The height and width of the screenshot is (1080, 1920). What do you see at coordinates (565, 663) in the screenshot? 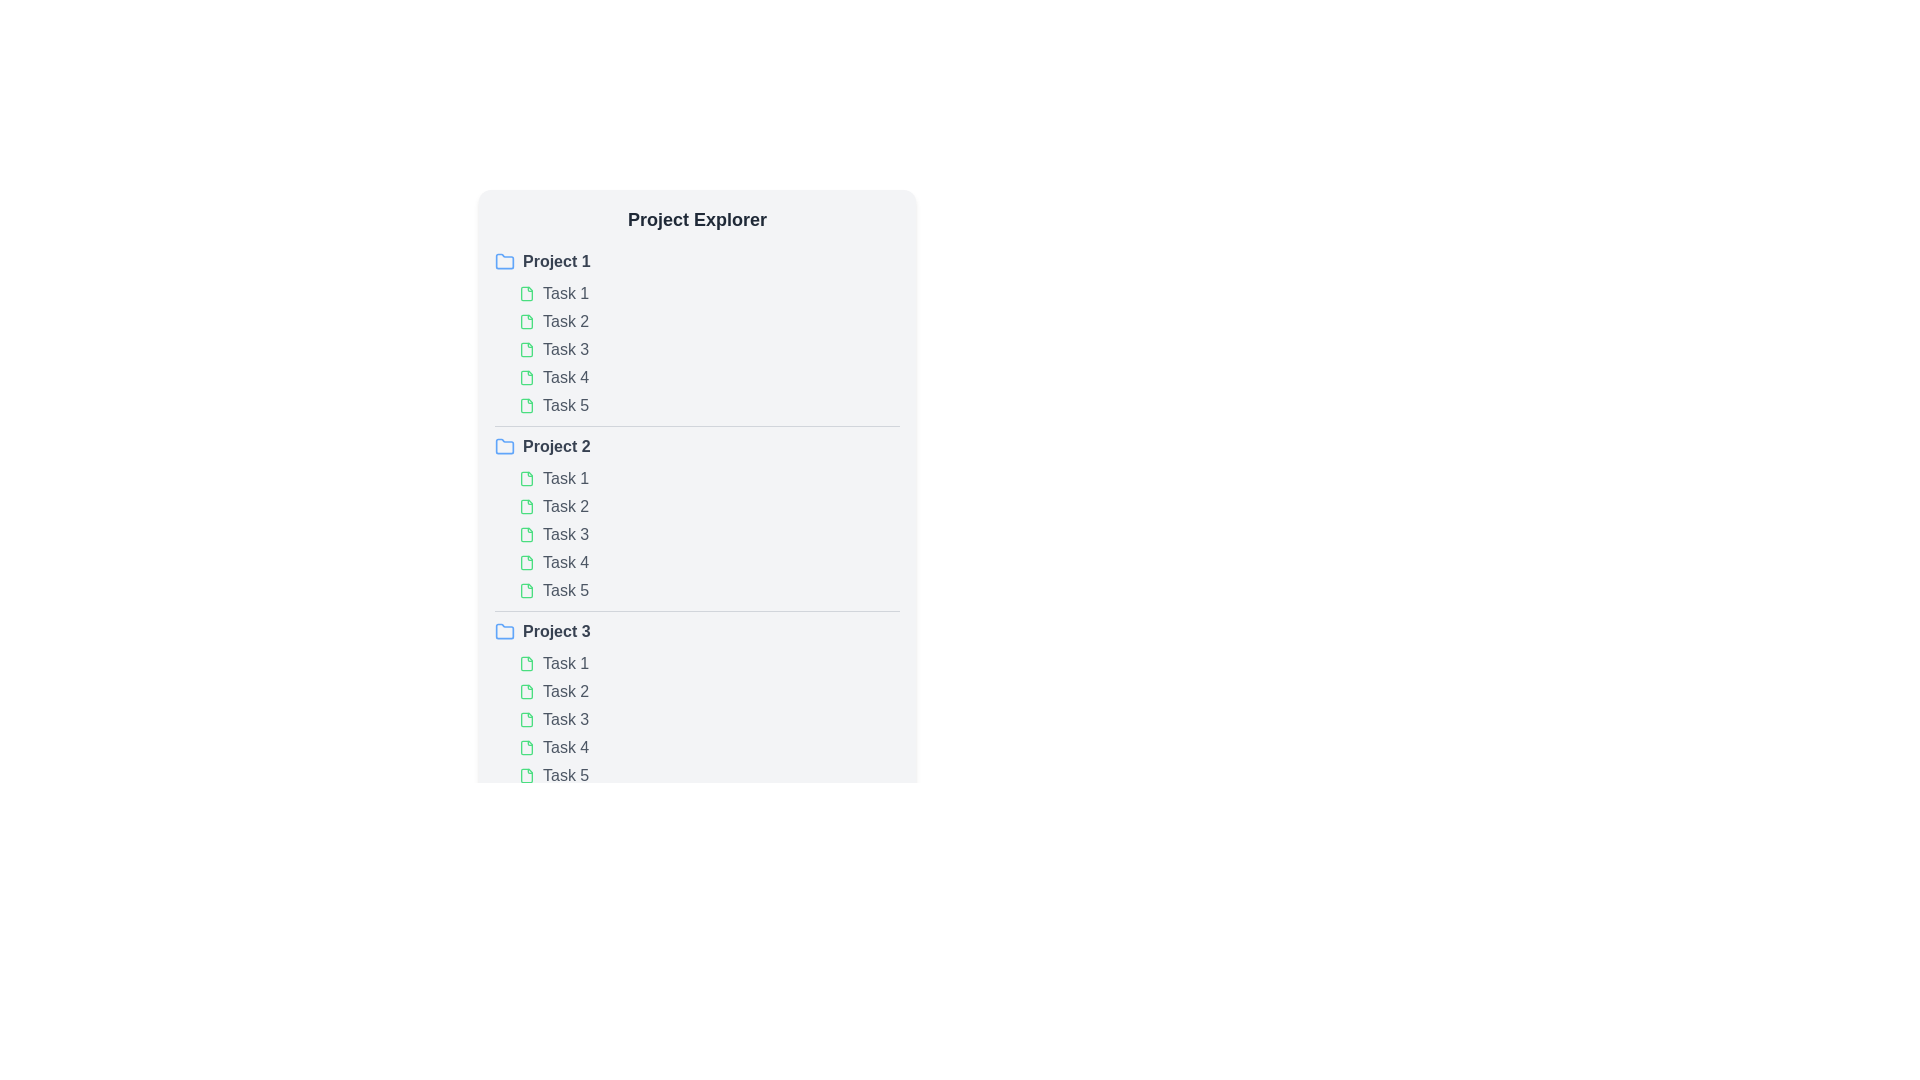
I see `the text label that serves as an identifier for the first task under 'Project 3' in the sidebar` at bounding box center [565, 663].